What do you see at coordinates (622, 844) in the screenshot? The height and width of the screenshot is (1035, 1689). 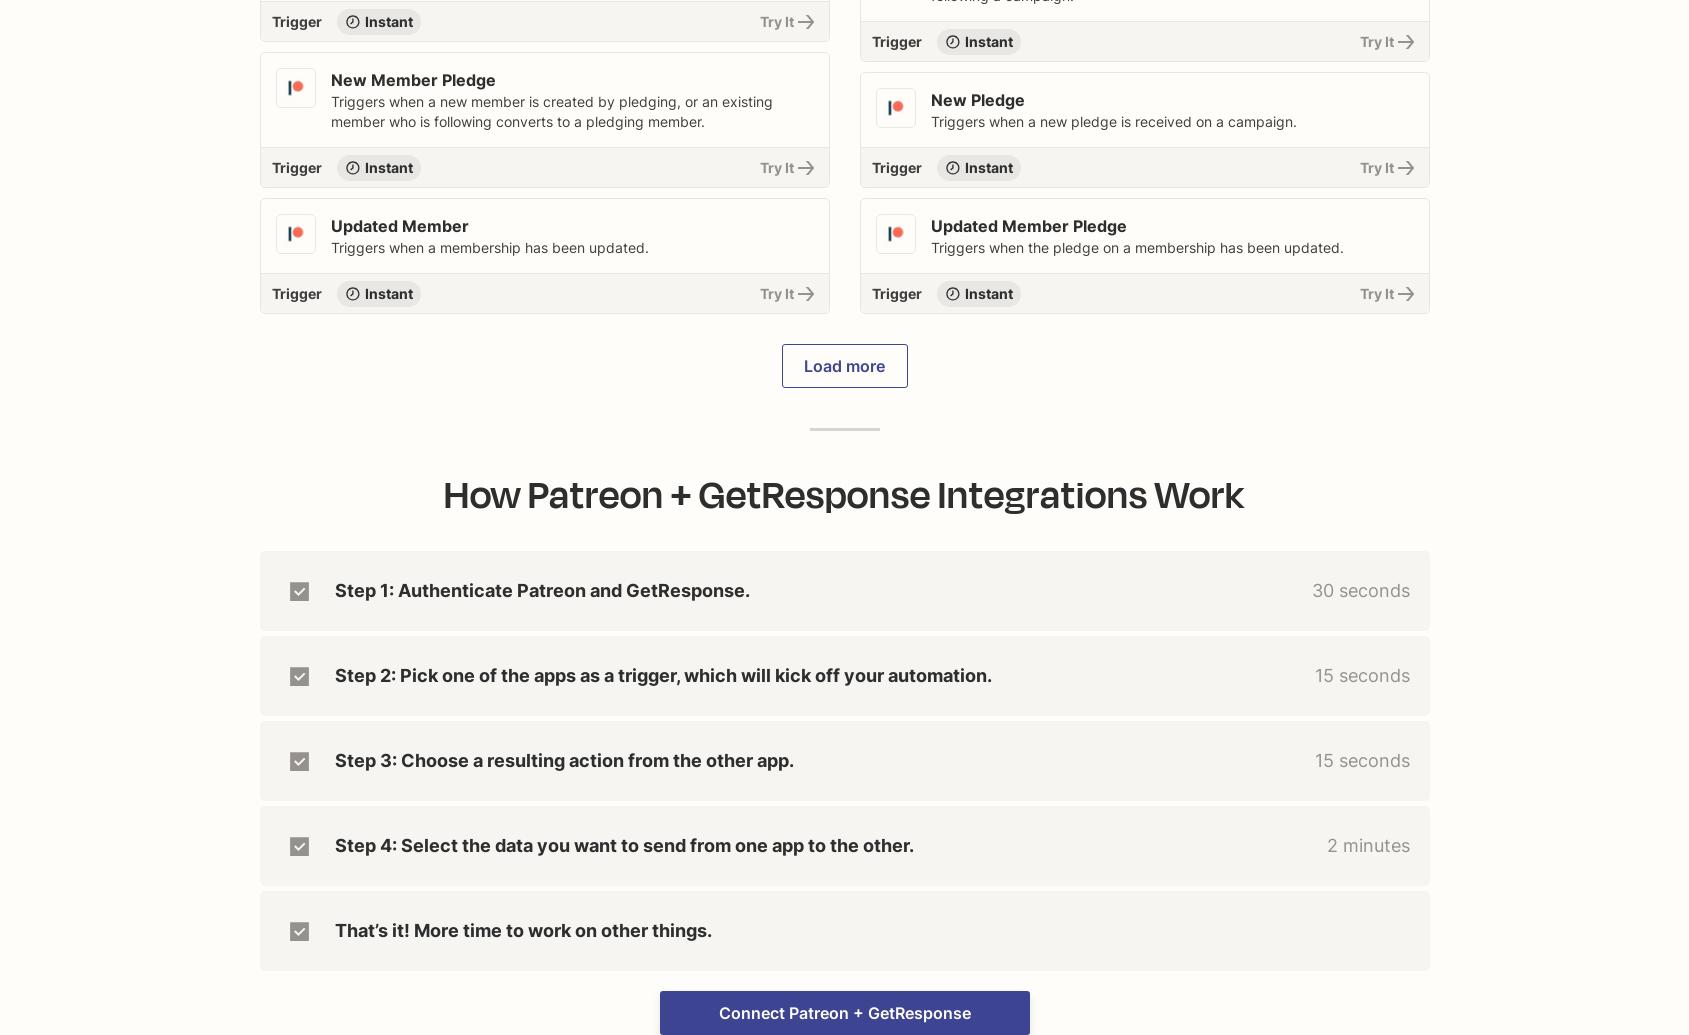 I see `'Step 4: Select the data you want to send from one app to the other.'` at bounding box center [622, 844].